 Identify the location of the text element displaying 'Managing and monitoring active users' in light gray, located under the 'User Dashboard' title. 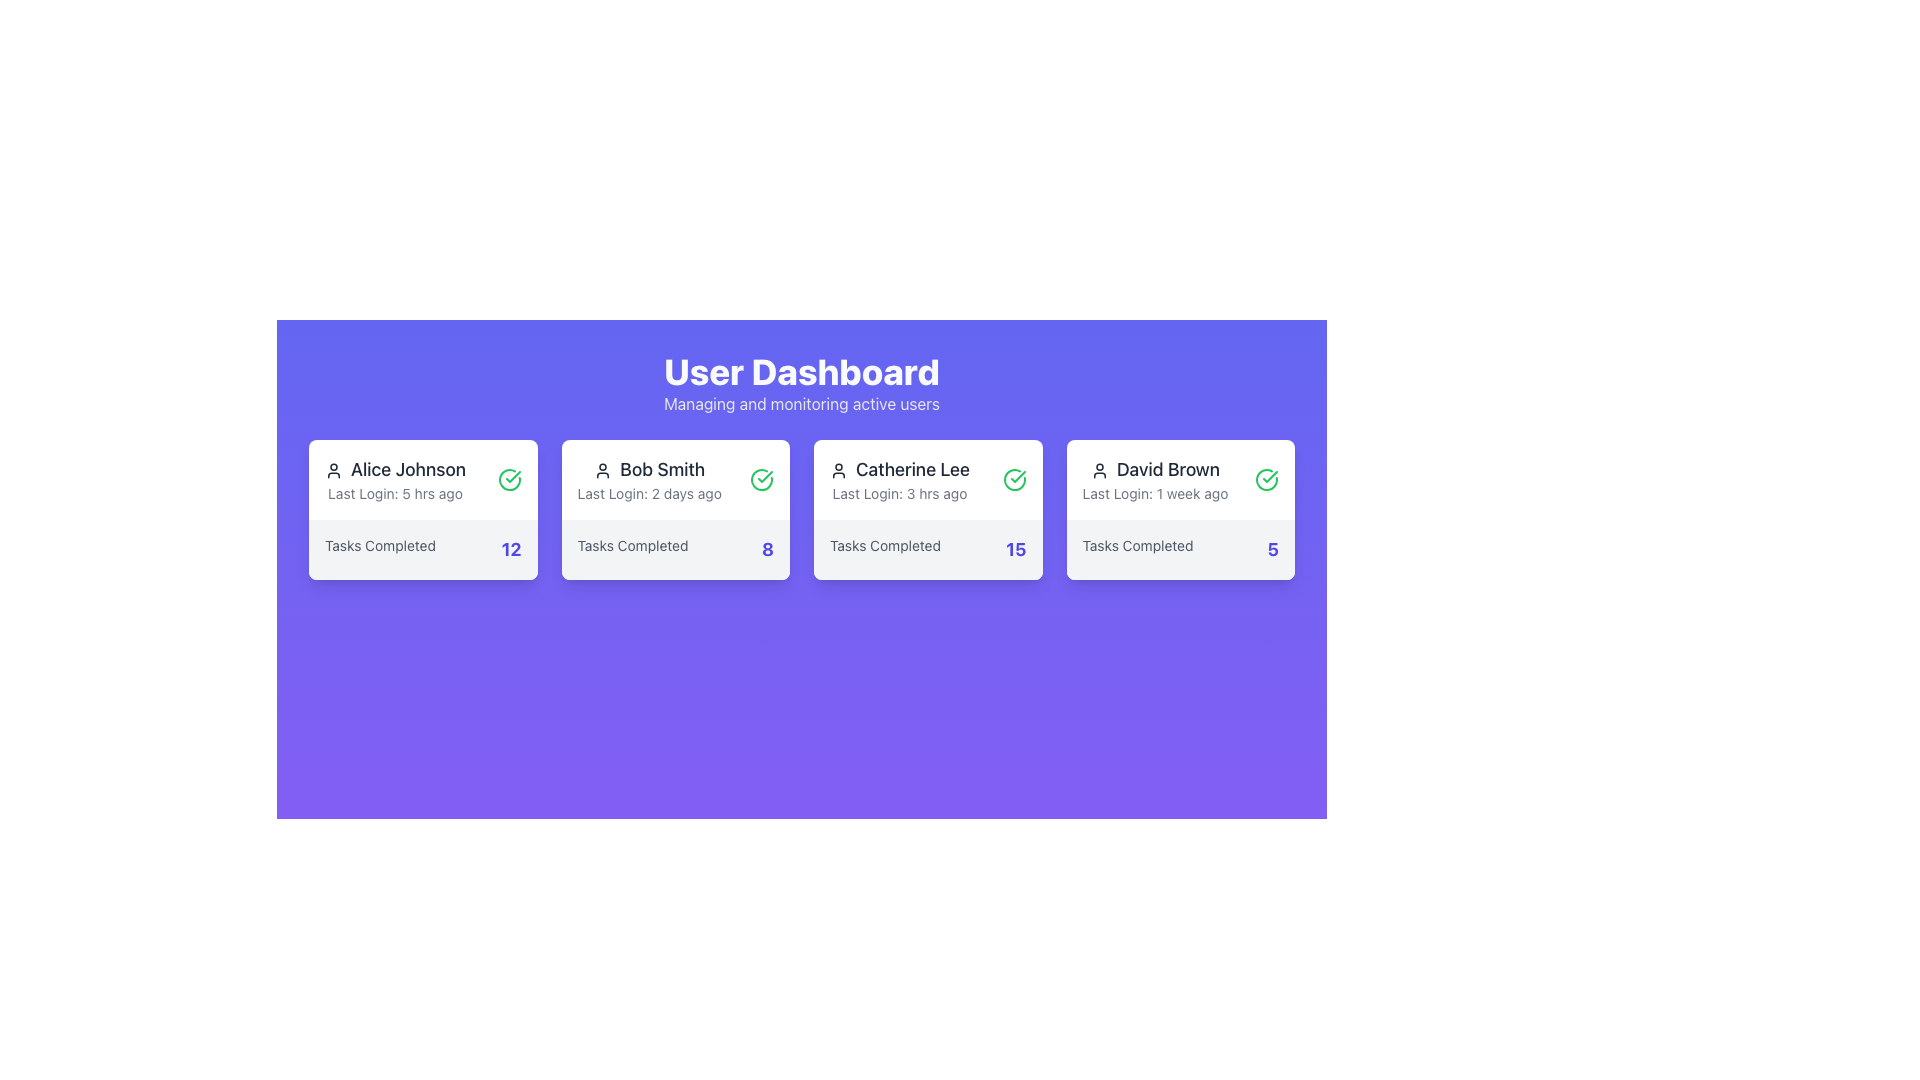
(801, 404).